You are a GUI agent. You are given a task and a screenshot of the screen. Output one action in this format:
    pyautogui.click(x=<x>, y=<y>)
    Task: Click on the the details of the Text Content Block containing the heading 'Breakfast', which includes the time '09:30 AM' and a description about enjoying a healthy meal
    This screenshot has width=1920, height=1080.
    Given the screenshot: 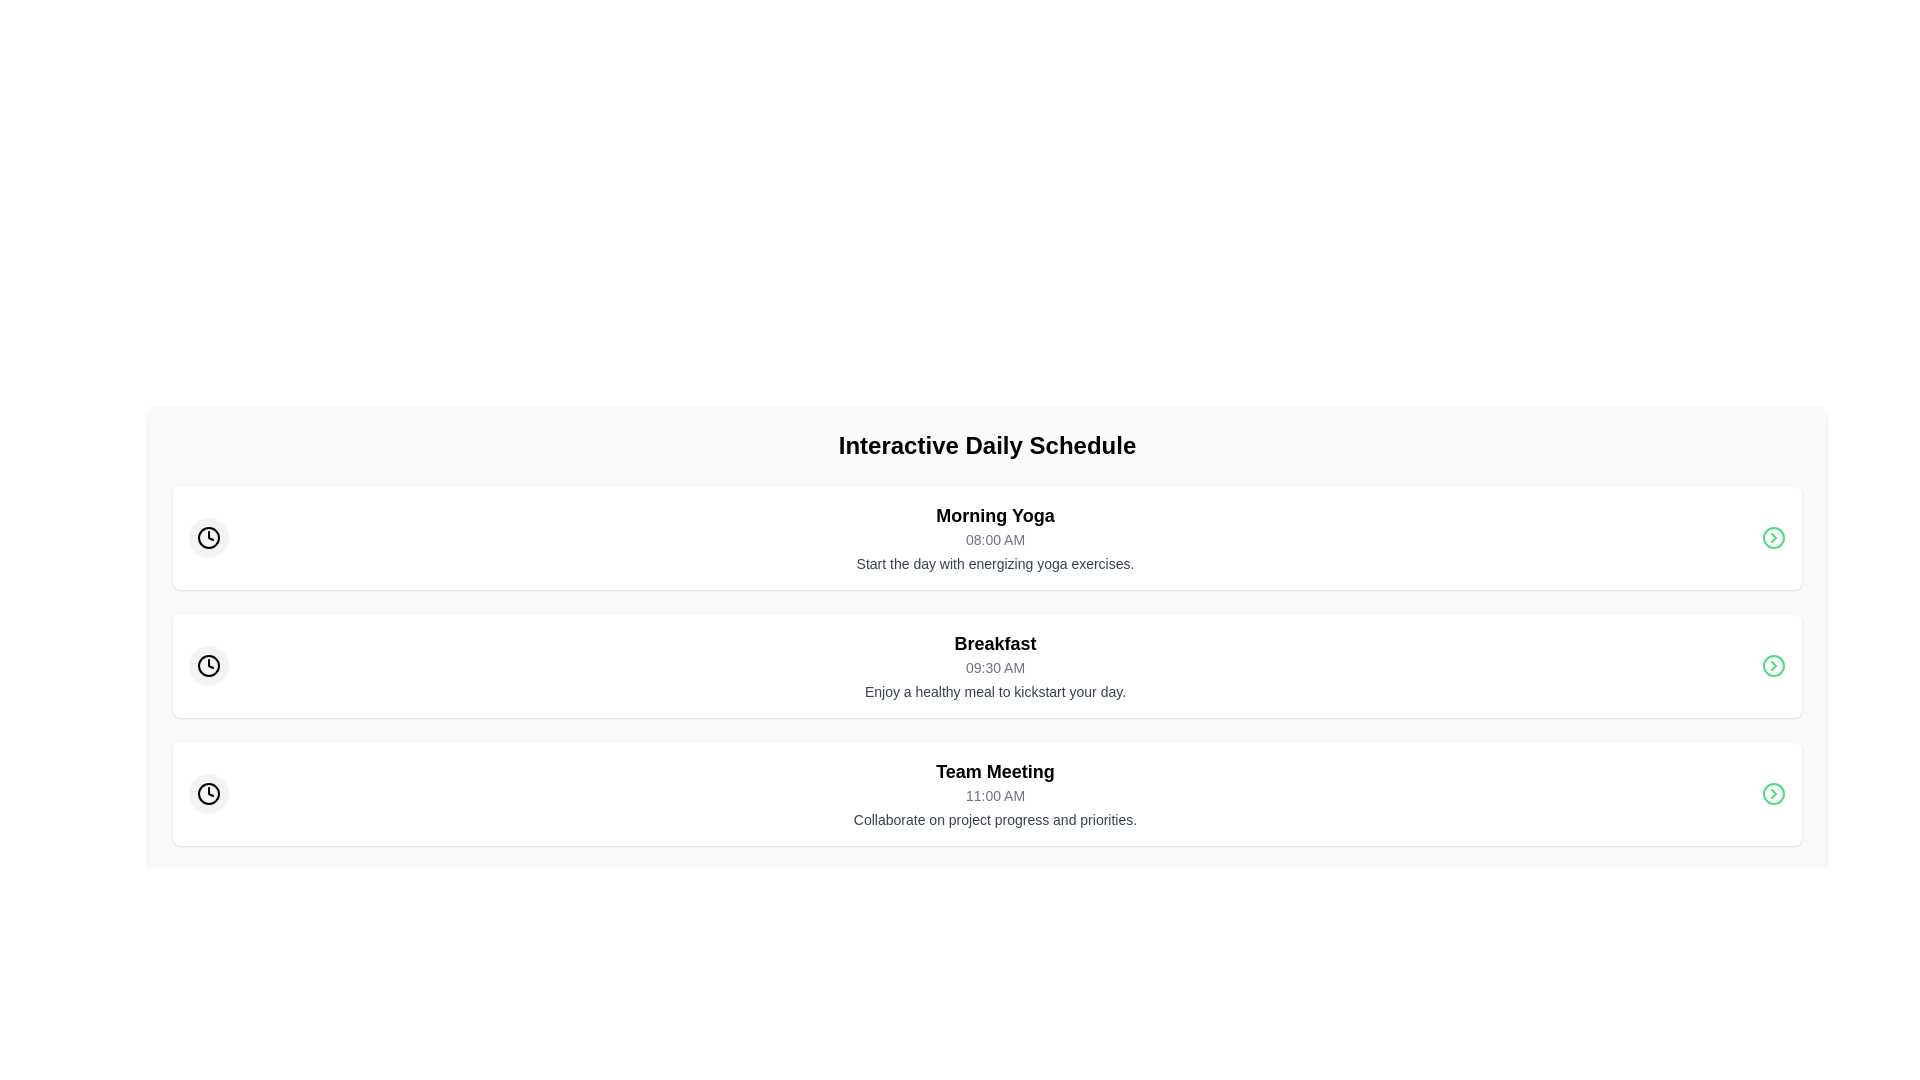 What is the action you would take?
    pyautogui.click(x=995, y=666)
    